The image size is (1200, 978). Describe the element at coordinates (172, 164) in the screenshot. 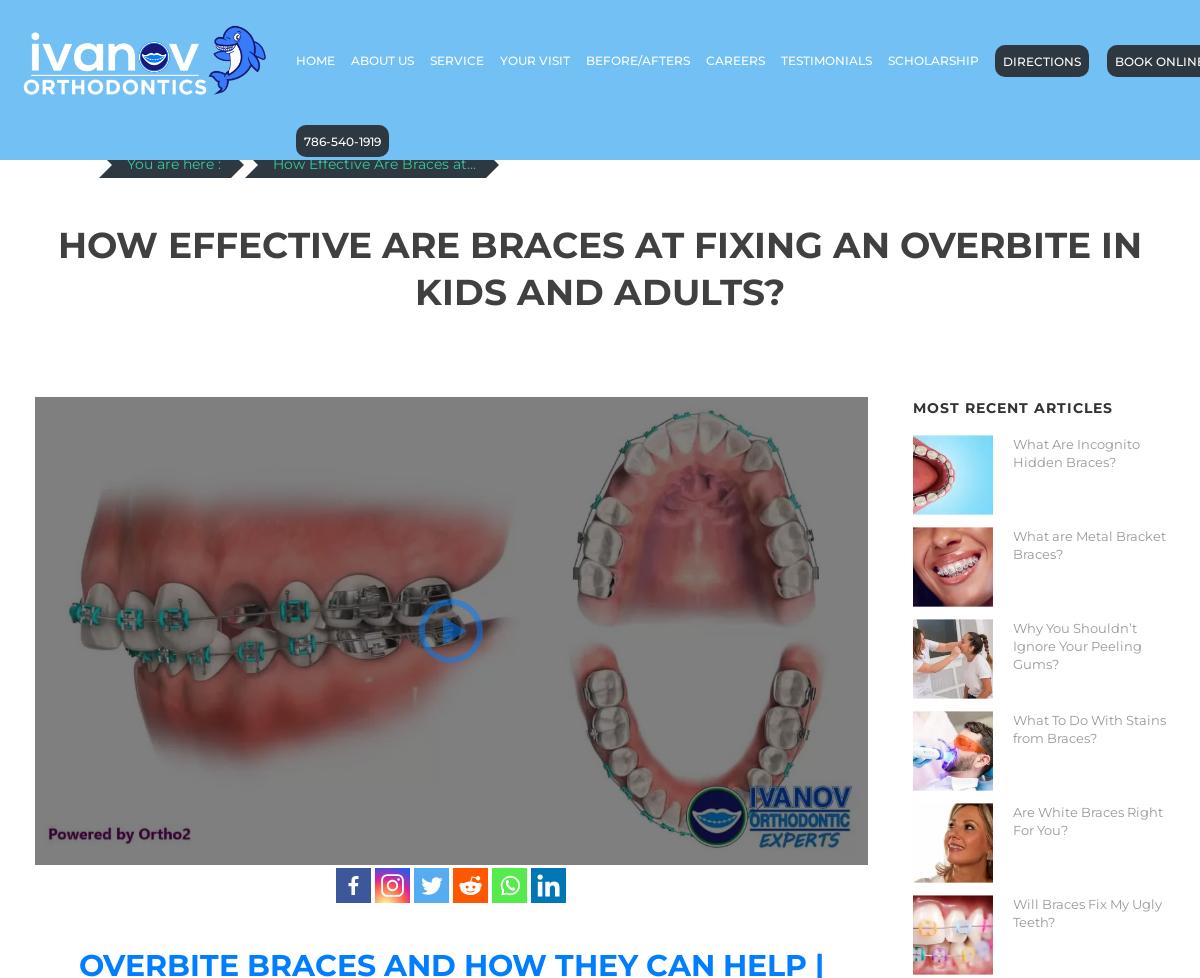

I see `'You are here :'` at that location.